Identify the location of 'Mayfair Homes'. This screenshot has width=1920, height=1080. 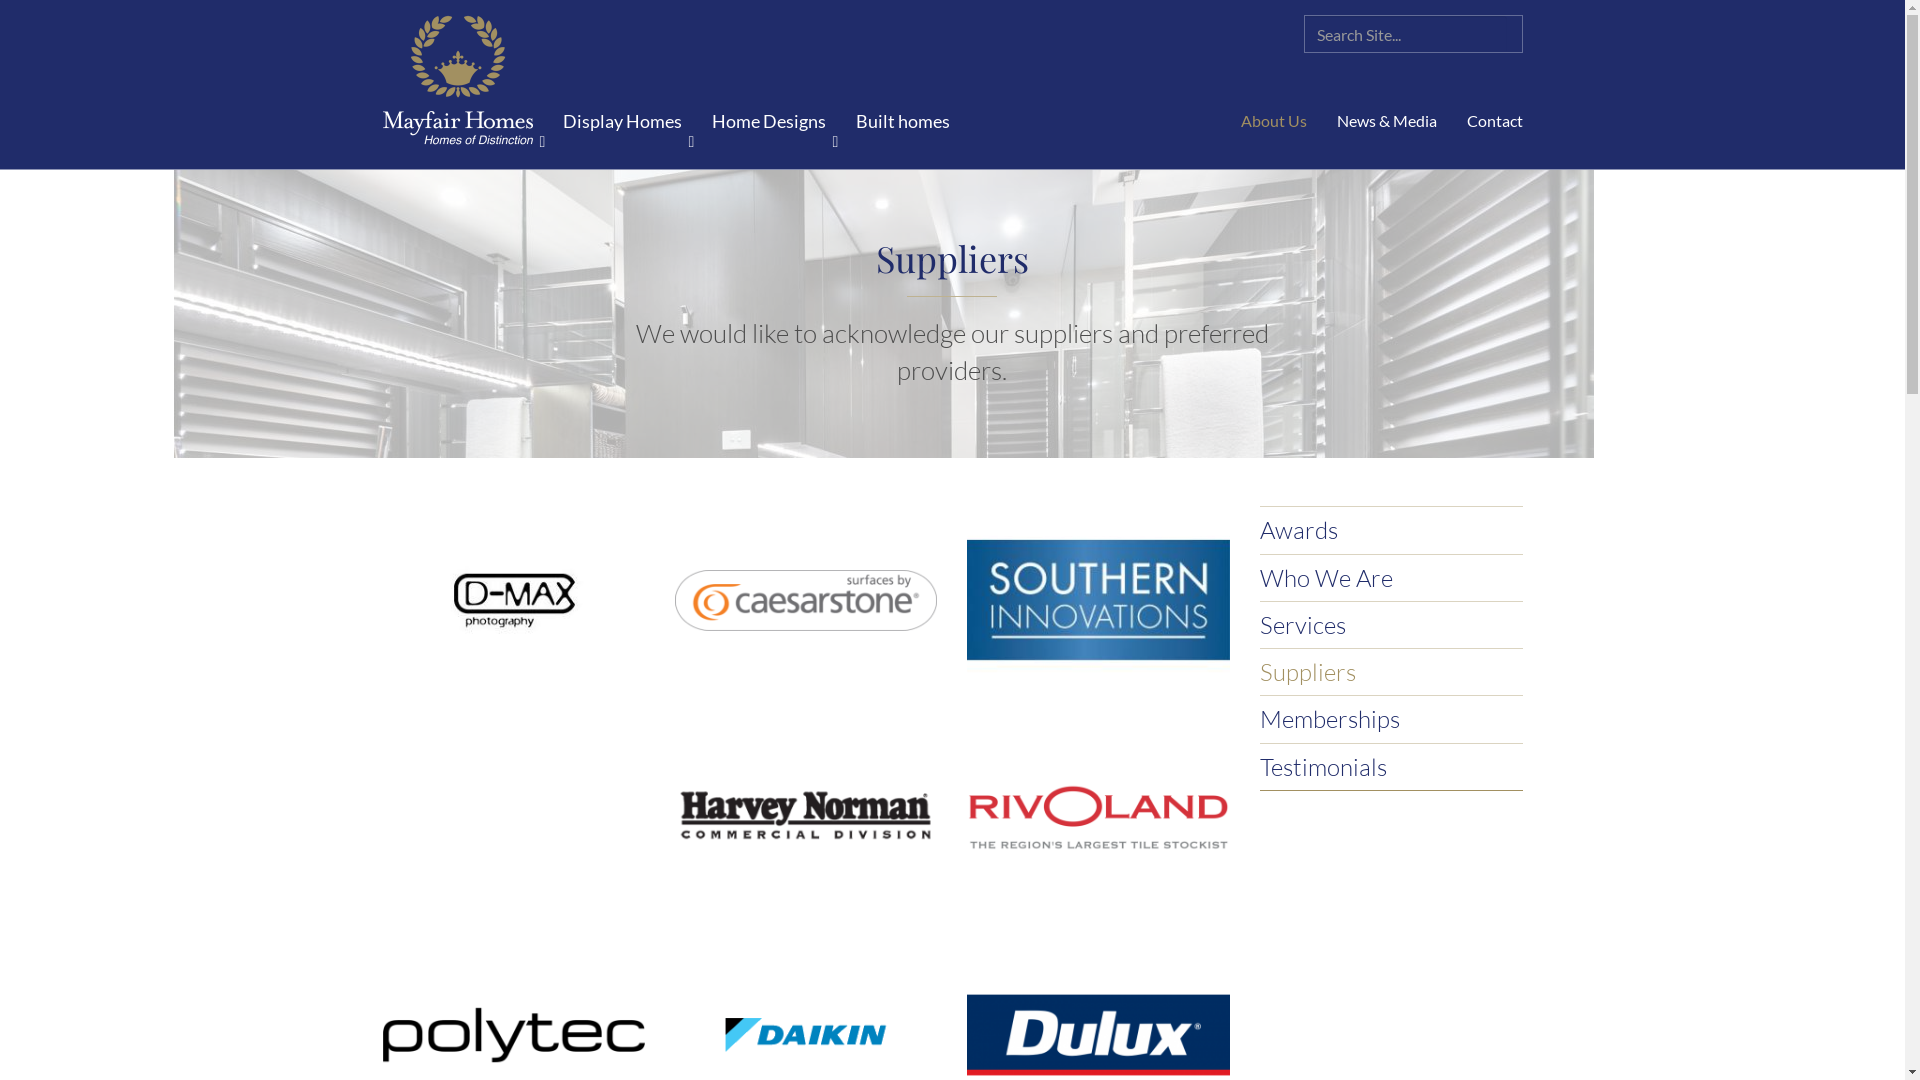
(456, 81).